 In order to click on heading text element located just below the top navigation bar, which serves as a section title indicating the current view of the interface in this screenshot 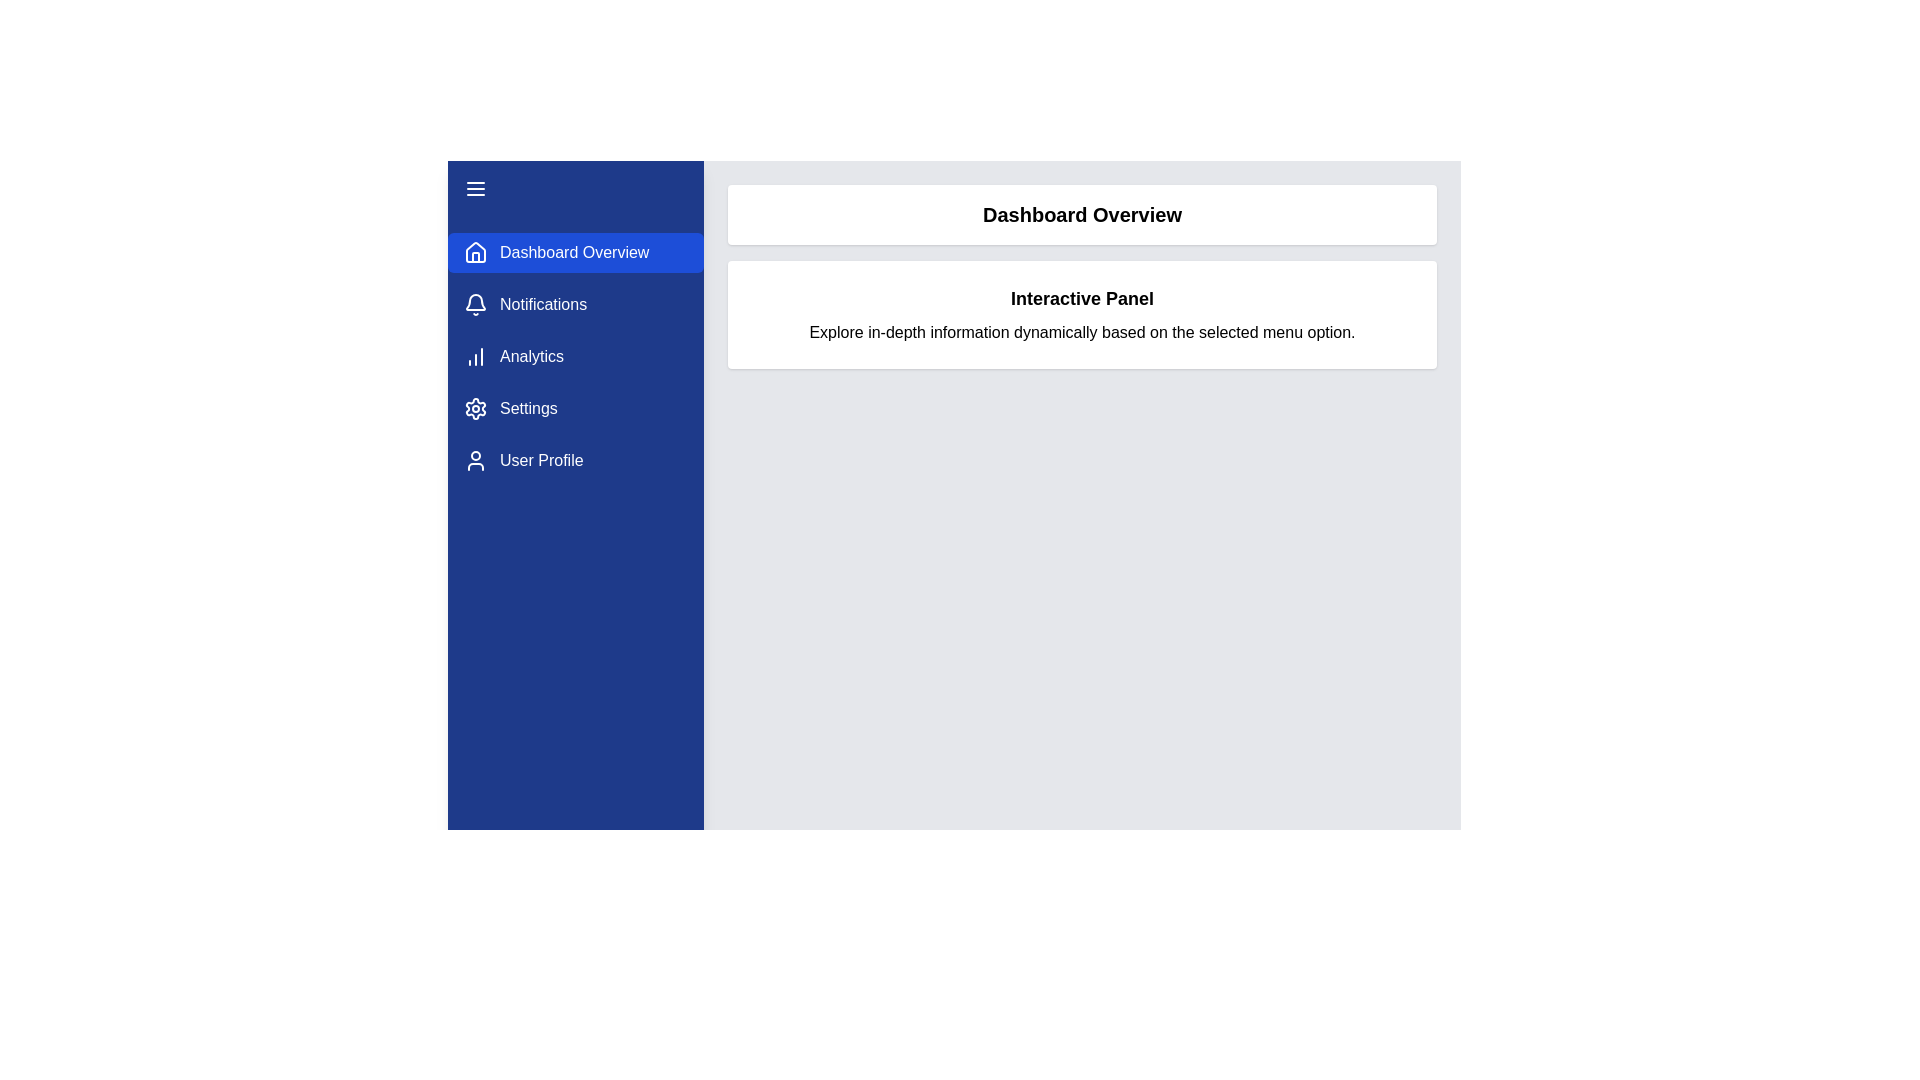, I will do `click(1081, 215)`.